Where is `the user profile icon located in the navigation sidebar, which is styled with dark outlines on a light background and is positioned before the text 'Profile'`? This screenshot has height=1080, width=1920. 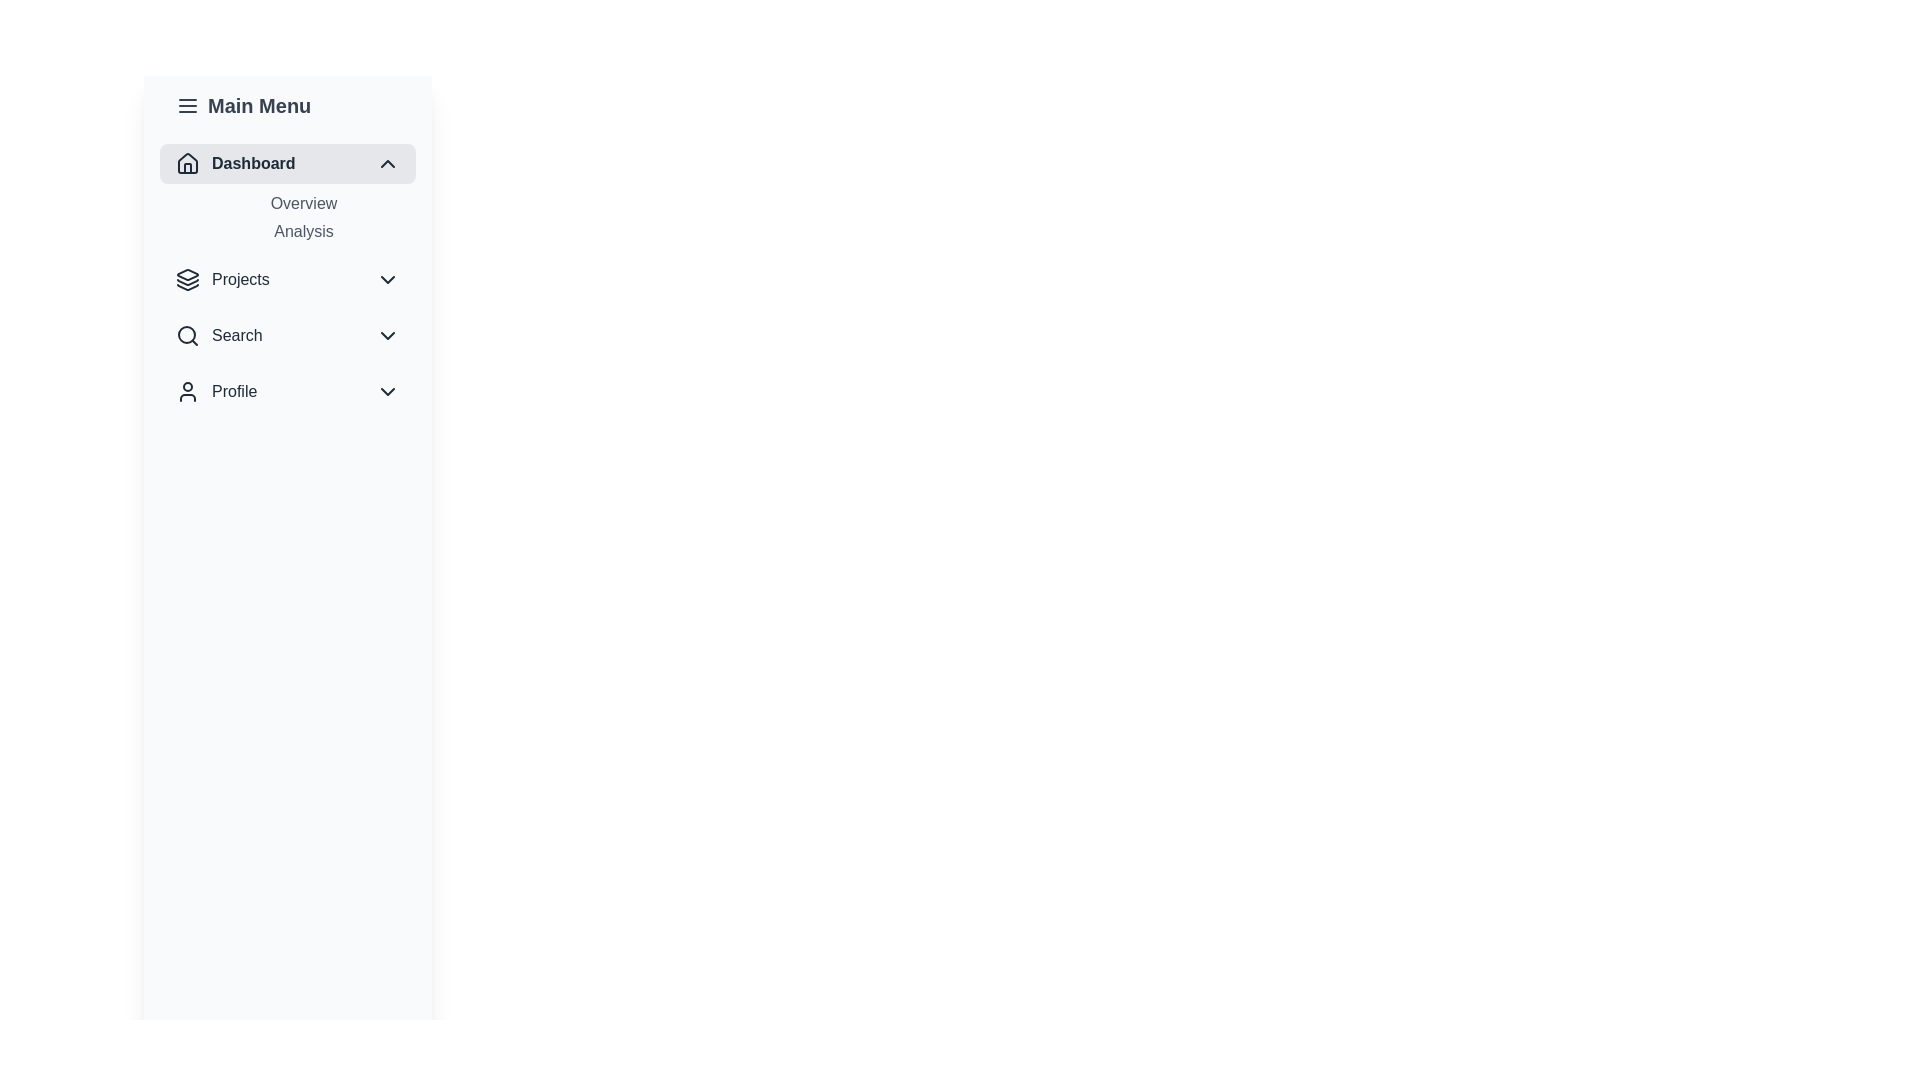
the user profile icon located in the navigation sidebar, which is styled with dark outlines on a light background and is positioned before the text 'Profile' is located at coordinates (187, 392).